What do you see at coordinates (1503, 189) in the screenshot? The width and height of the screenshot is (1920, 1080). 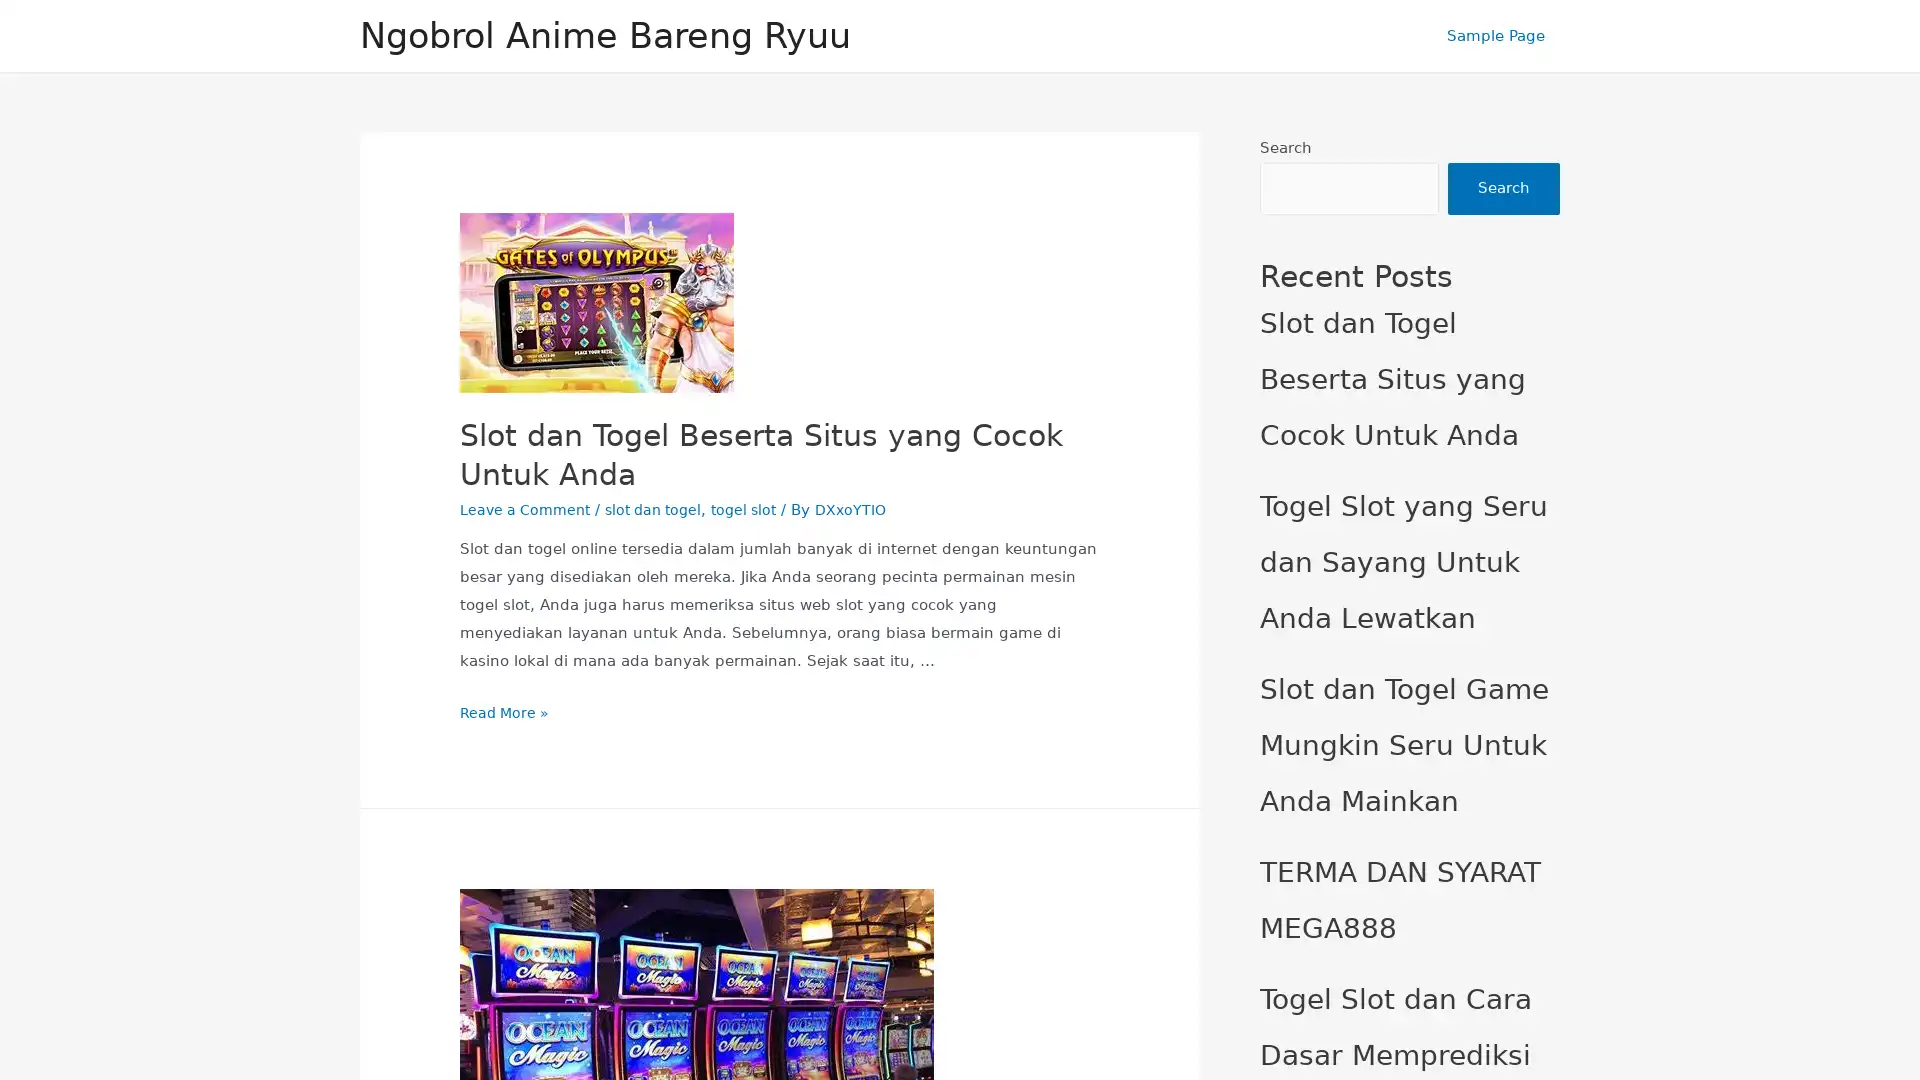 I see `Search` at bounding box center [1503, 189].